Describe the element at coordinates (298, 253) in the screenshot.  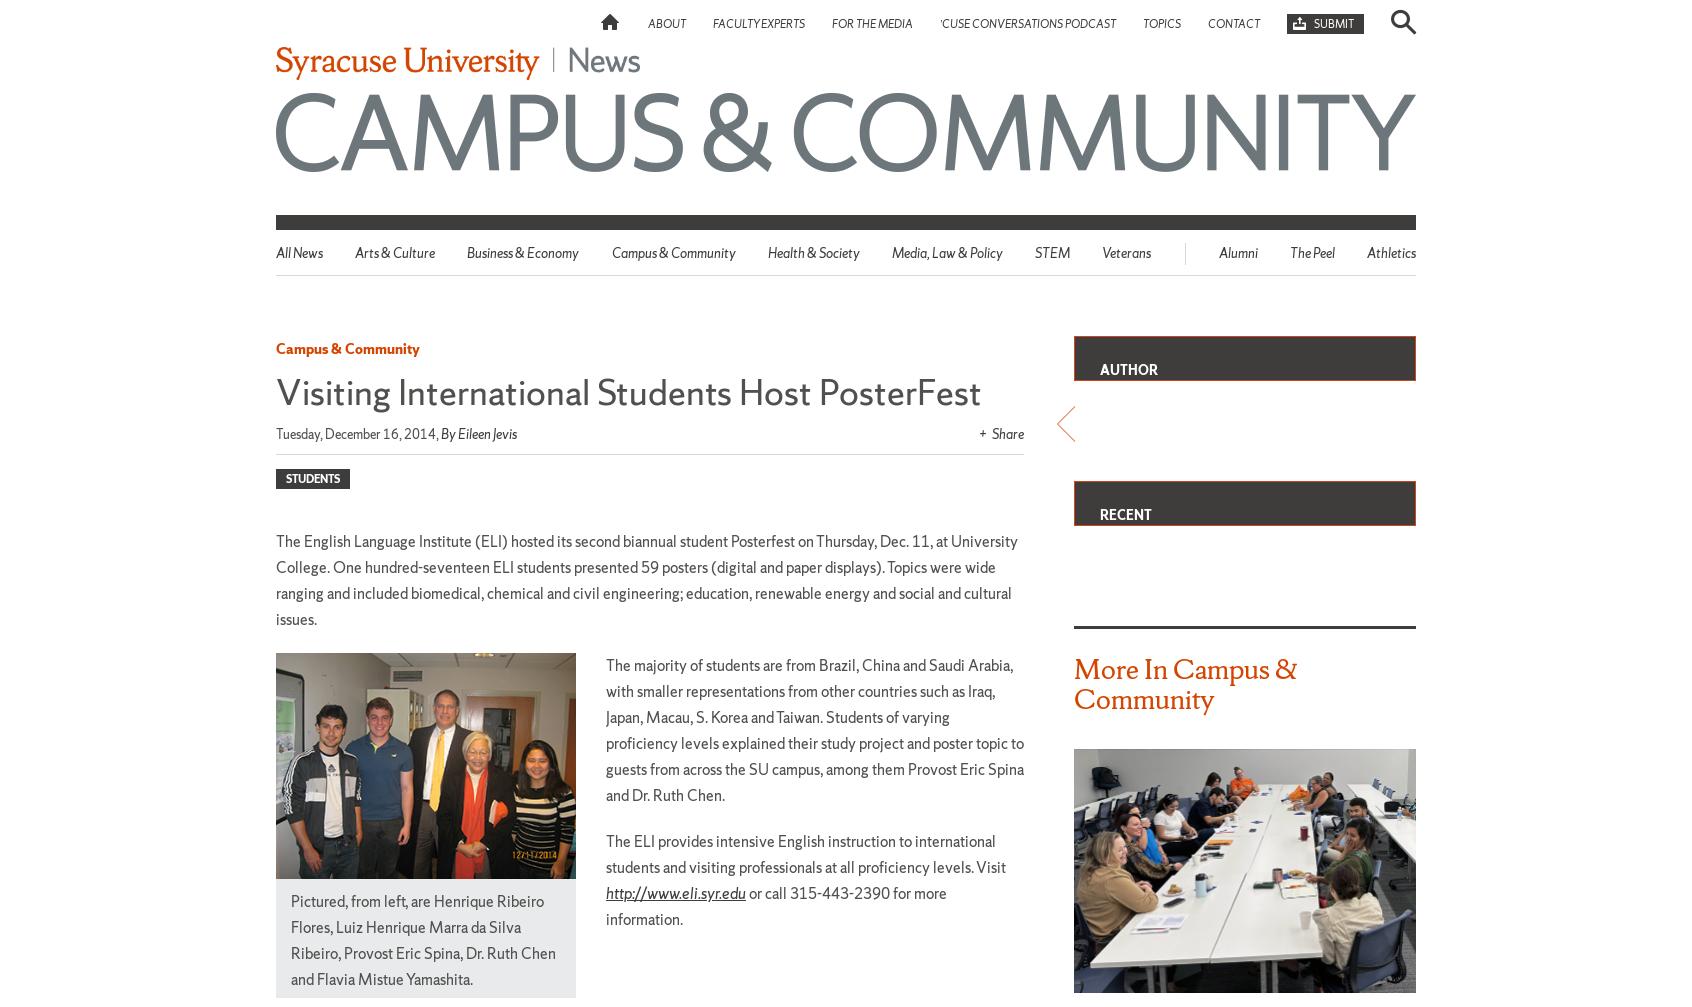
I see `'All News'` at that location.